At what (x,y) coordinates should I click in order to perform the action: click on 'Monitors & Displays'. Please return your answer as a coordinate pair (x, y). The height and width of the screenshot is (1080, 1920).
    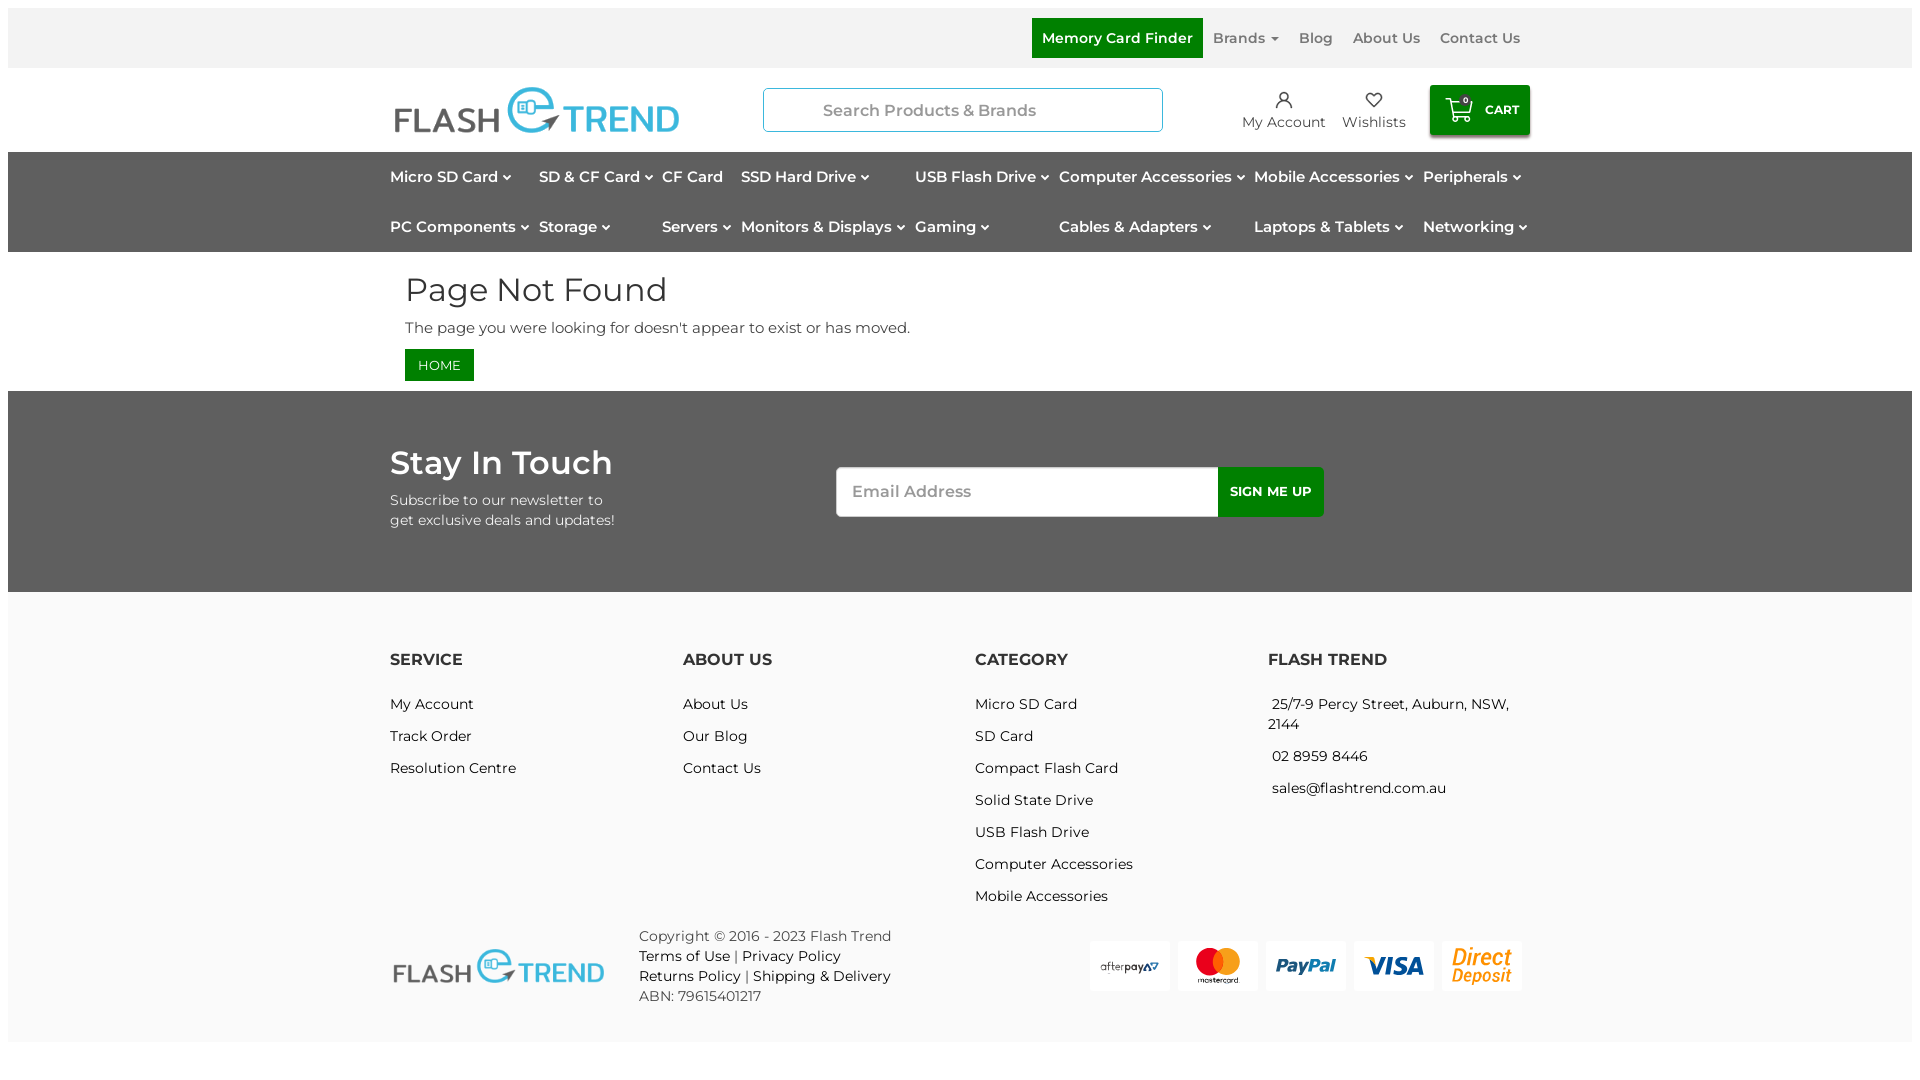
    Looking at the image, I should click on (739, 226).